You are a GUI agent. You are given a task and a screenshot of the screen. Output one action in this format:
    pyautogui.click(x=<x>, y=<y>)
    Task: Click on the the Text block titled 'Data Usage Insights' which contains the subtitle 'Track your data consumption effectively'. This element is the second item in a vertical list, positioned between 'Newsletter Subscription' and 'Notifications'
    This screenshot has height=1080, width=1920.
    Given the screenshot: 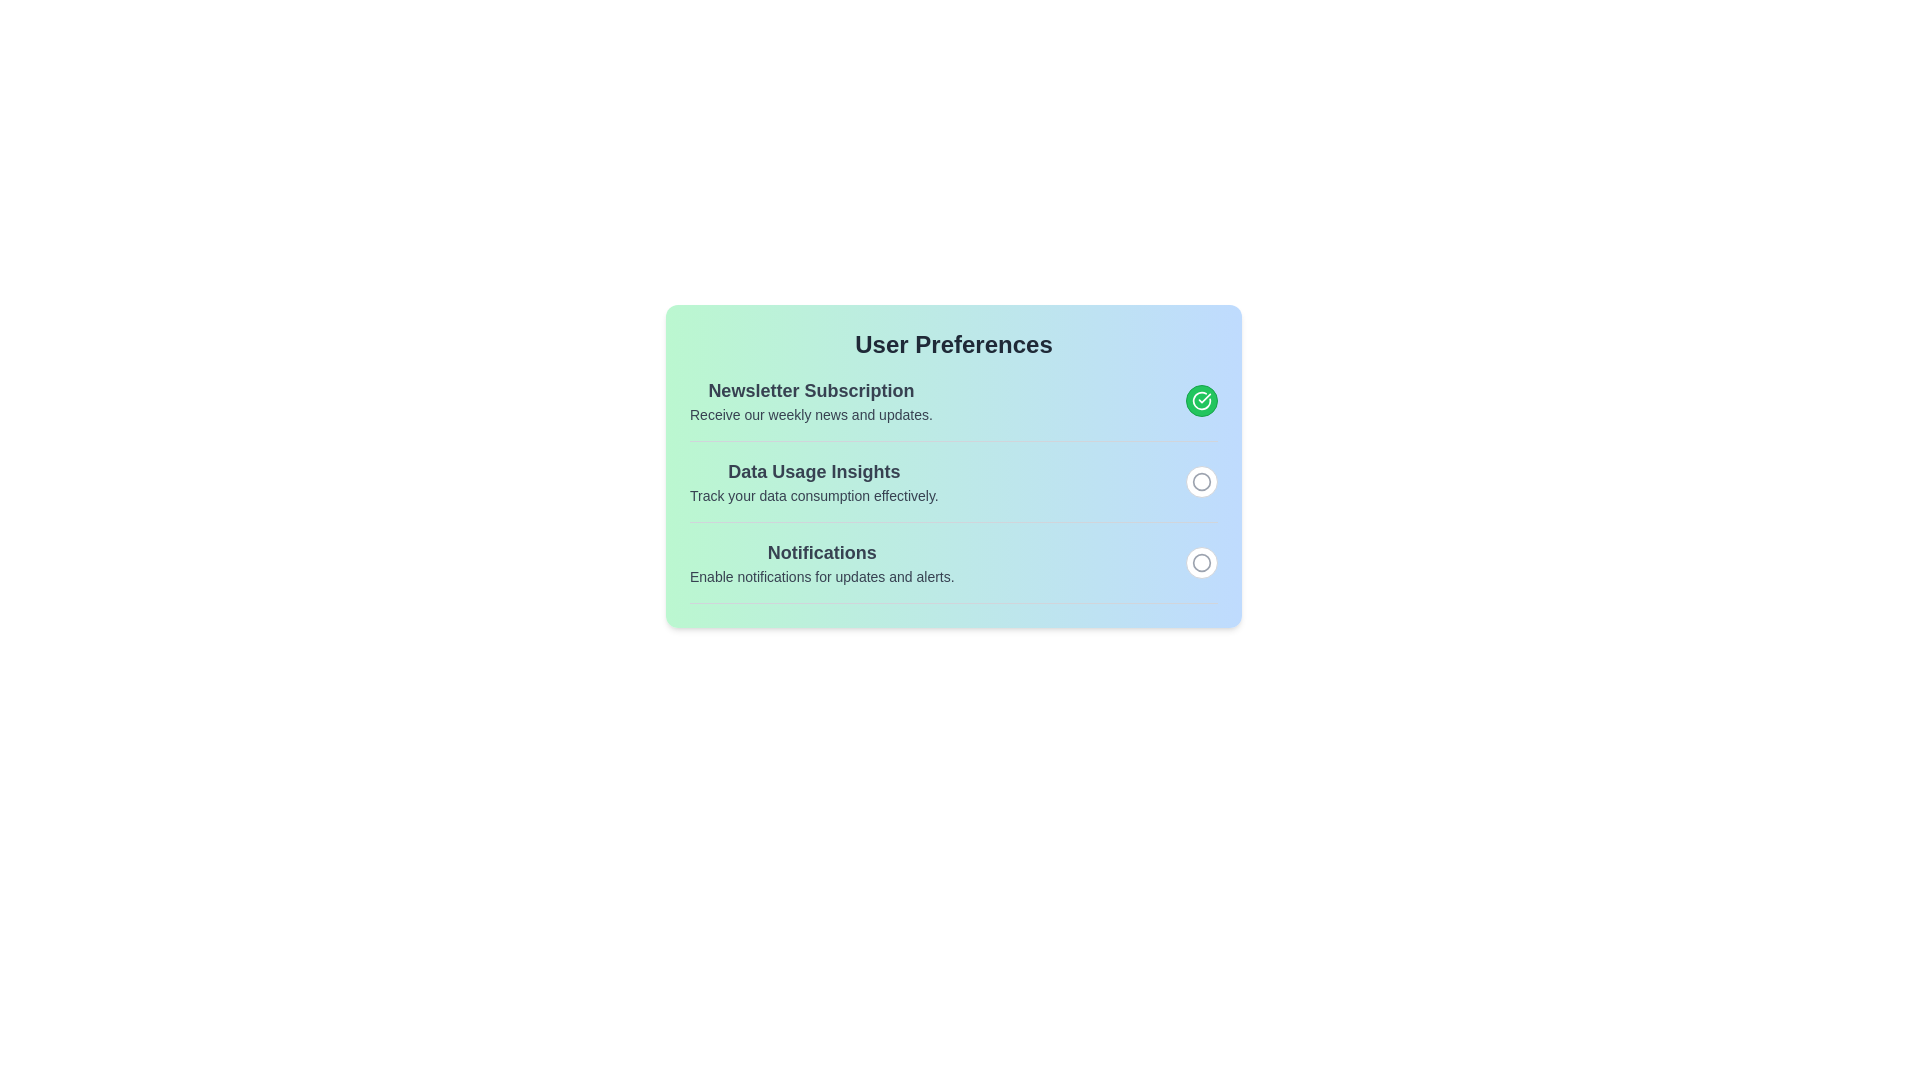 What is the action you would take?
    pyautogui.click(x=814, y=482)
    